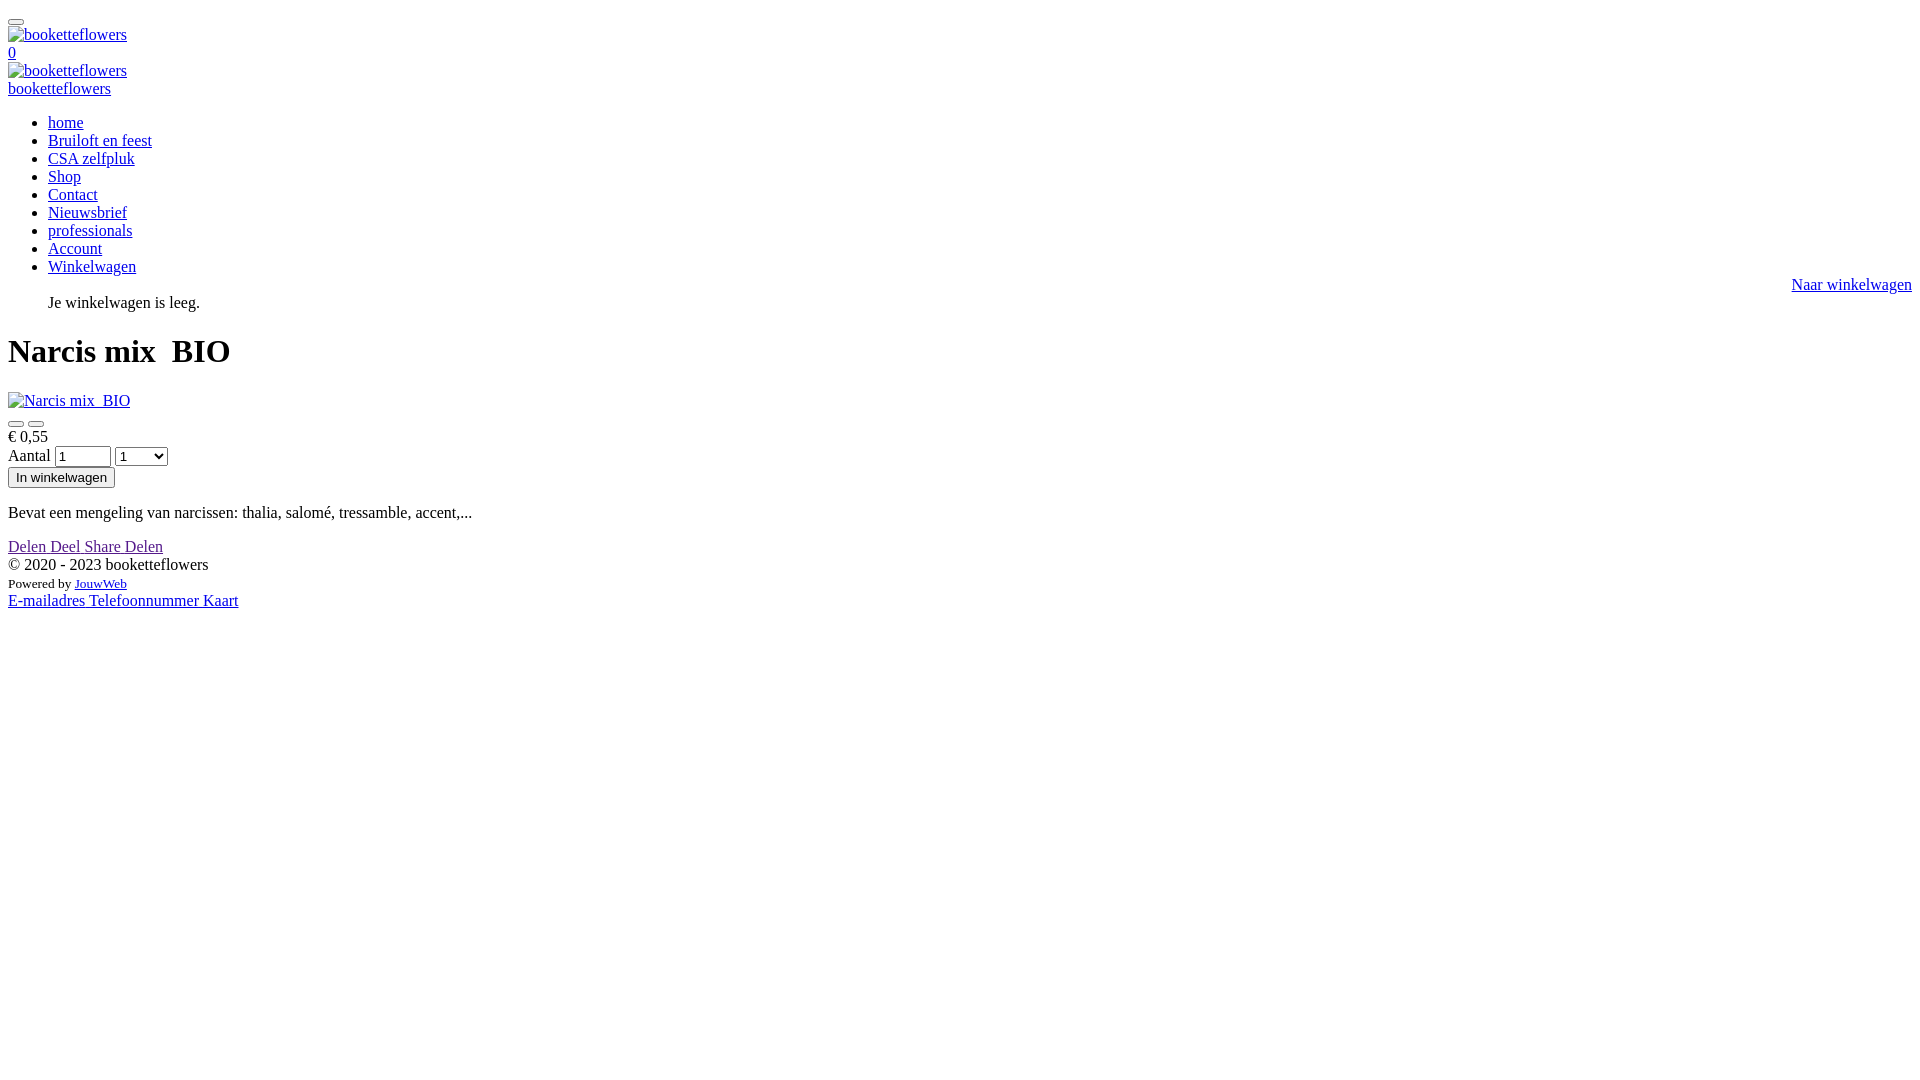  I want to click on 'Contact', so click(48, 194).